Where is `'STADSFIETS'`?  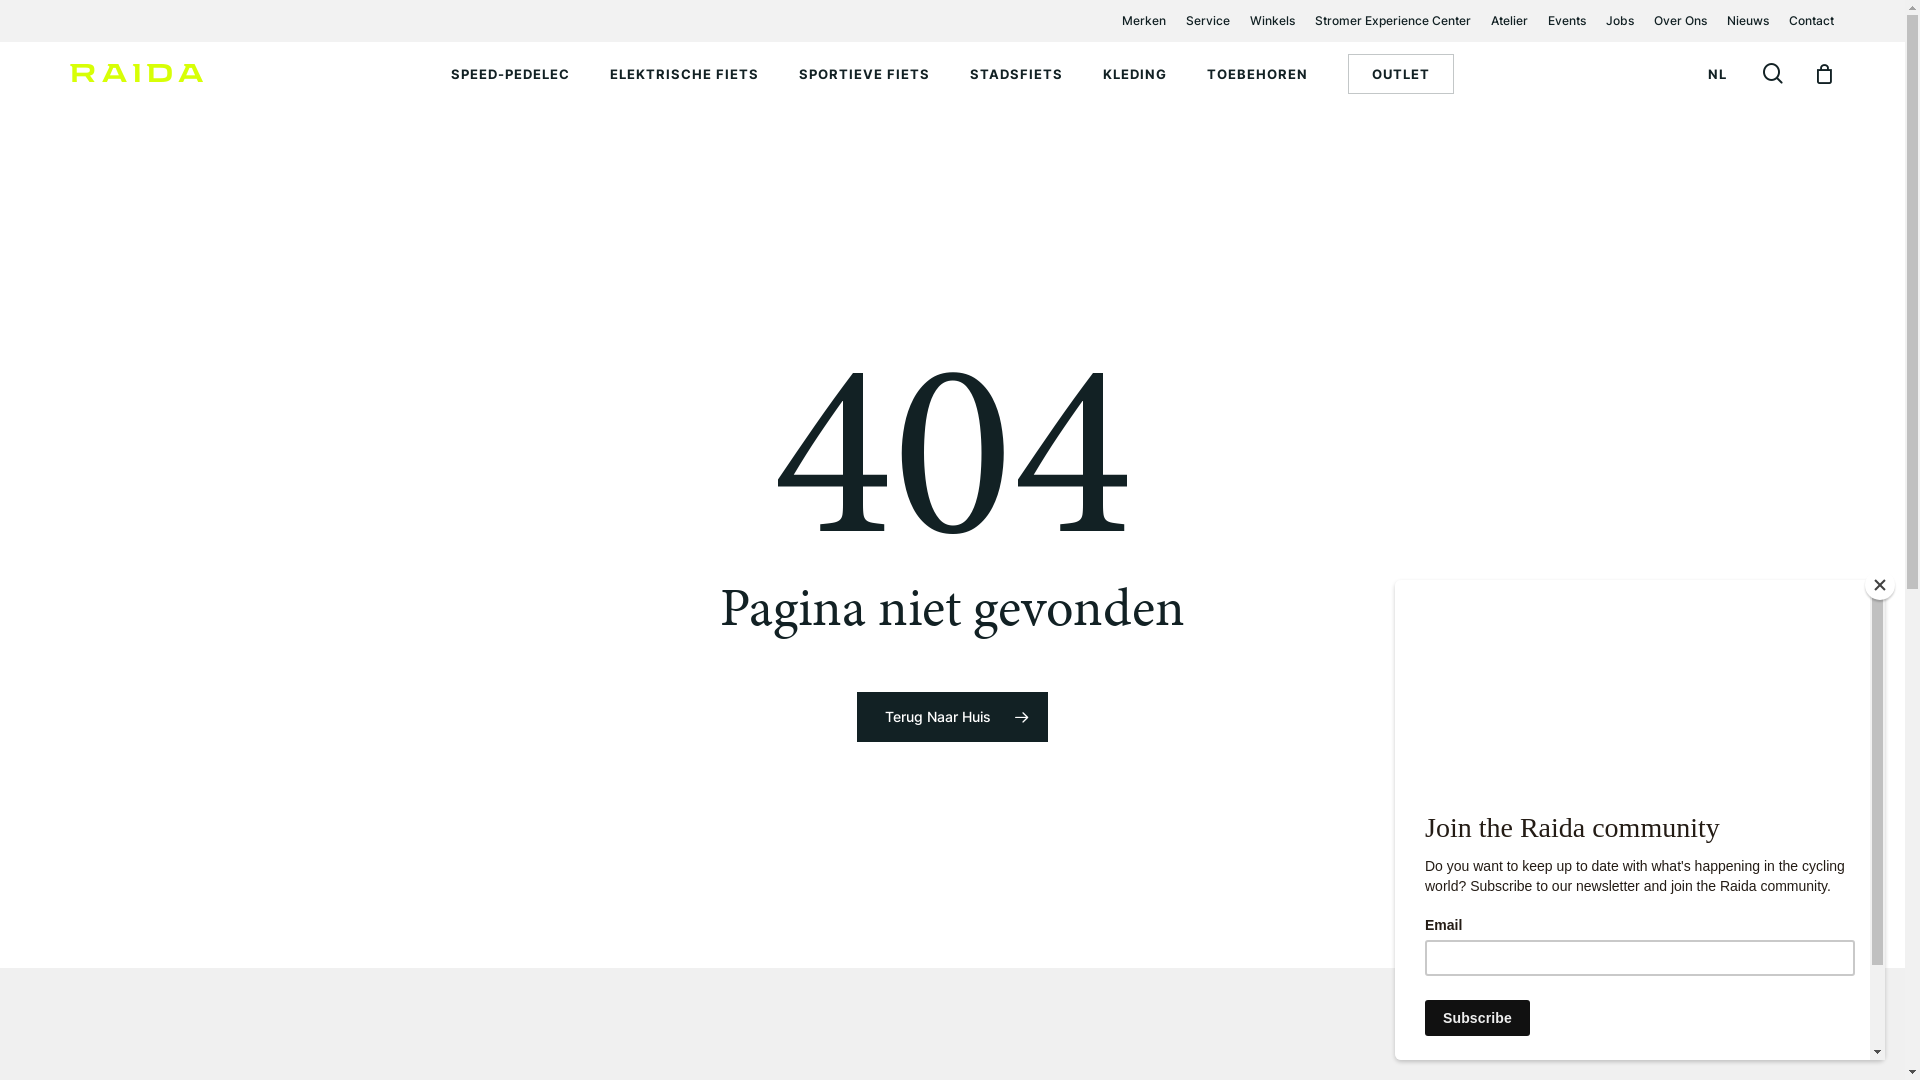
'STADSFIETS' is located at coordinates (1016, 72).